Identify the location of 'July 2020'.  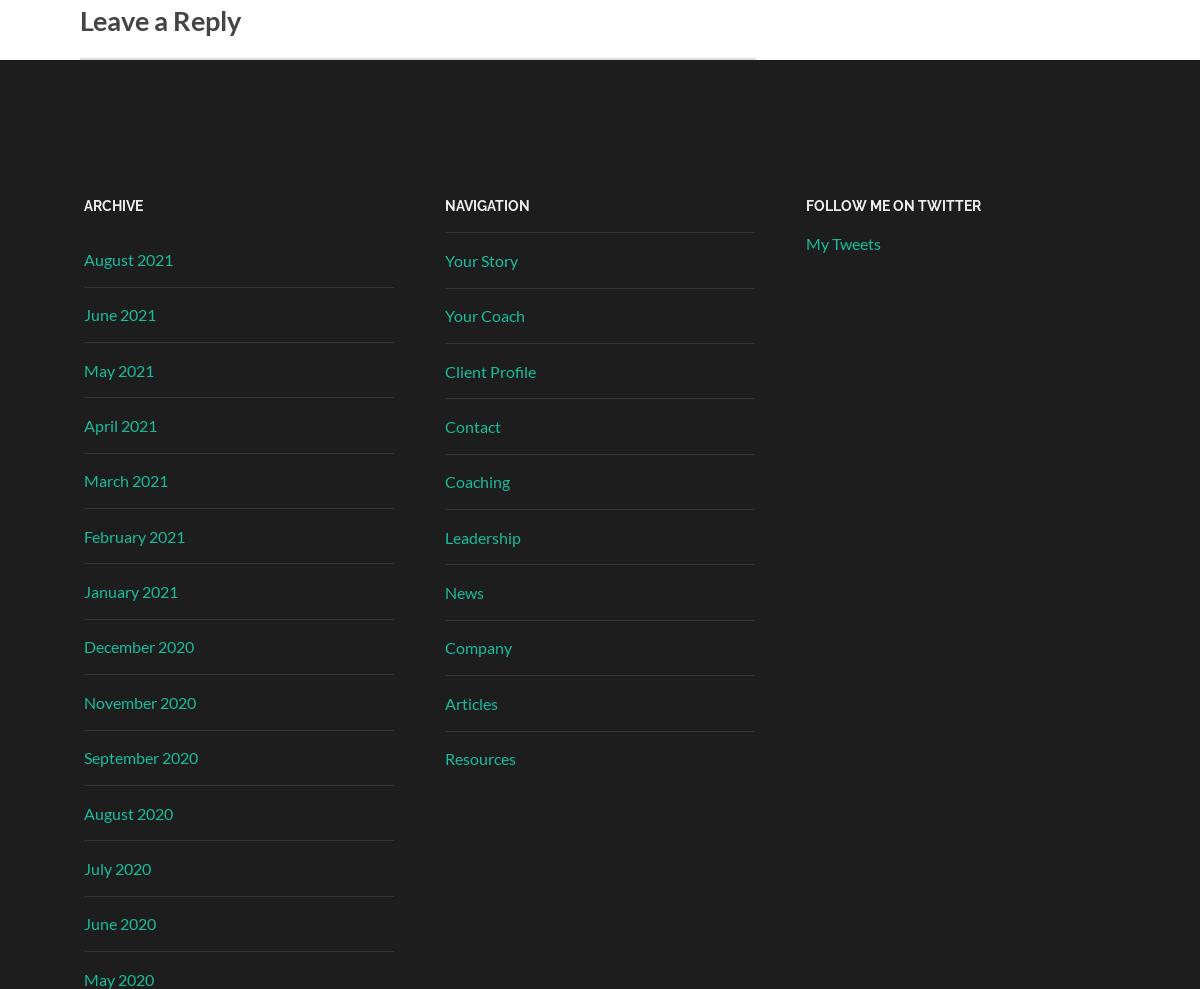
(117, 867).